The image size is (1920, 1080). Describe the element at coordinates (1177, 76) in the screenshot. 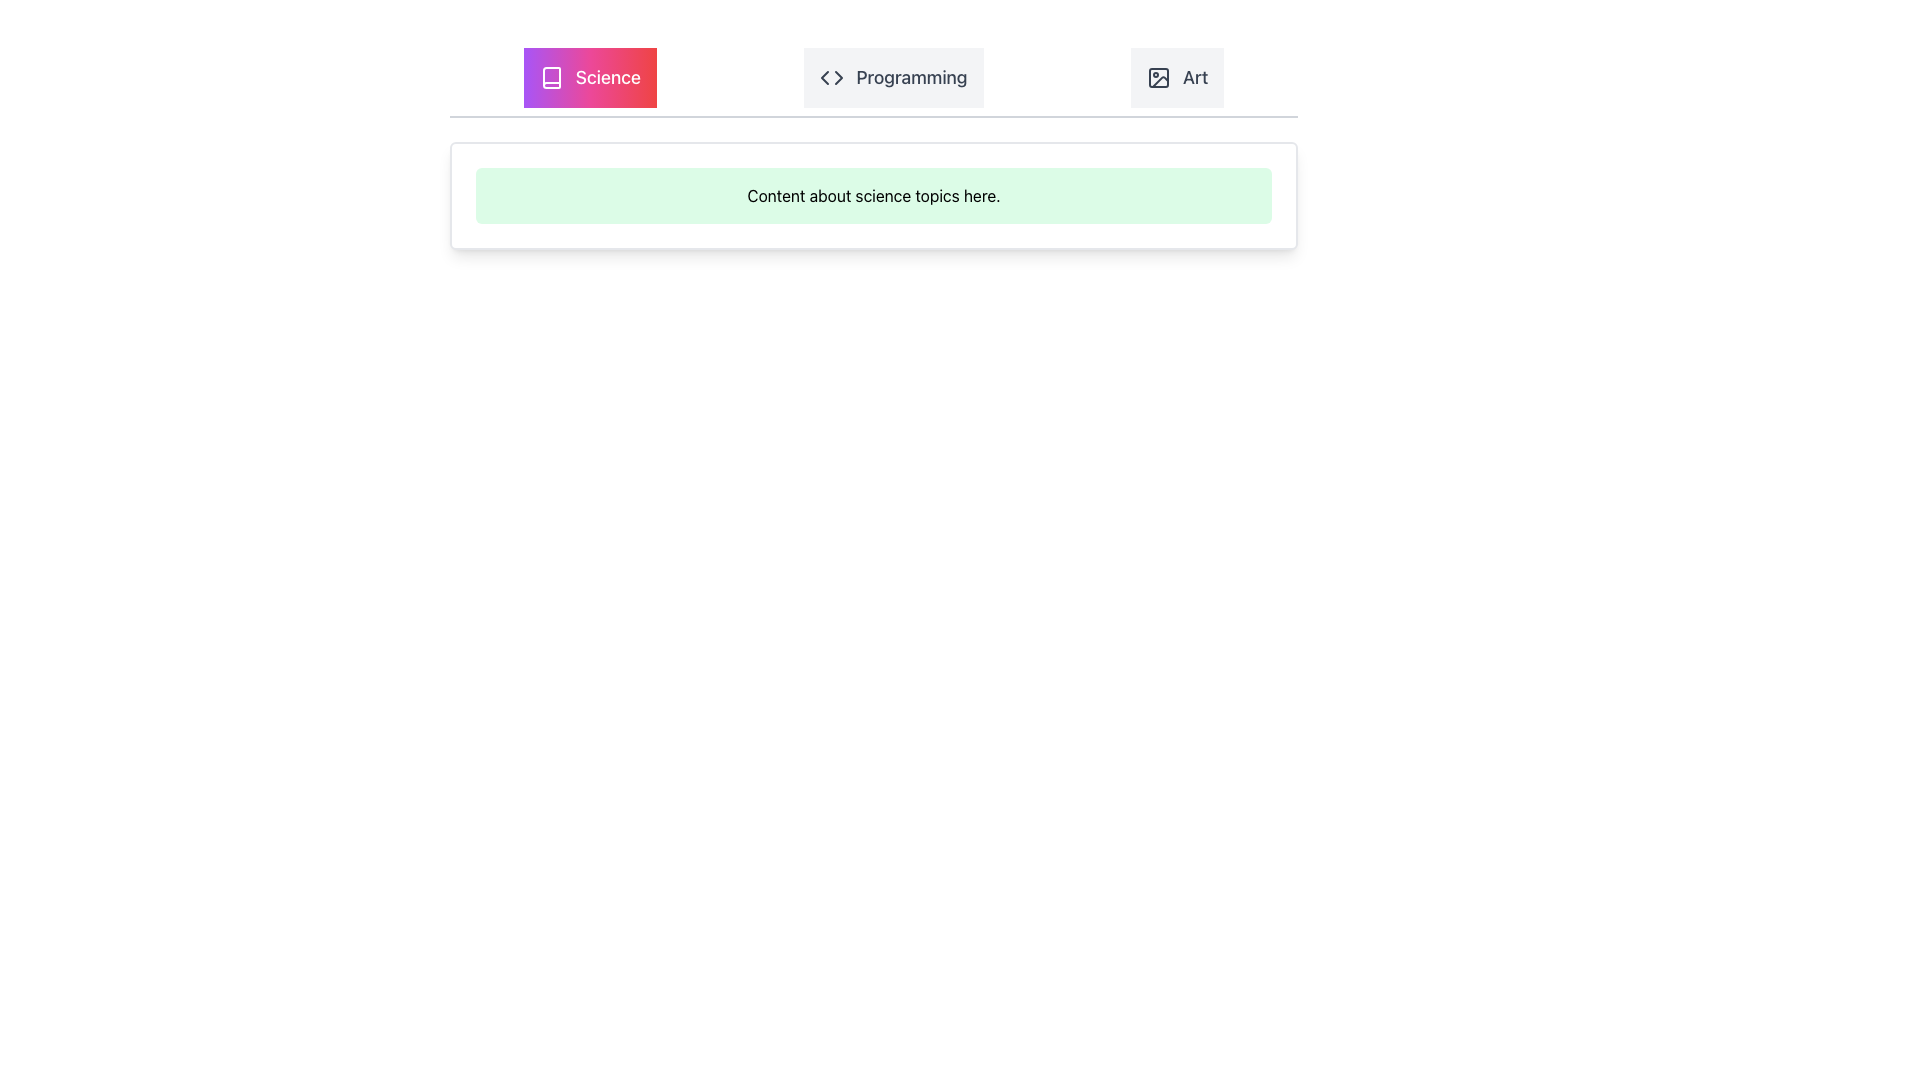

I see `the 'Art' tab in the tab group` at that location.